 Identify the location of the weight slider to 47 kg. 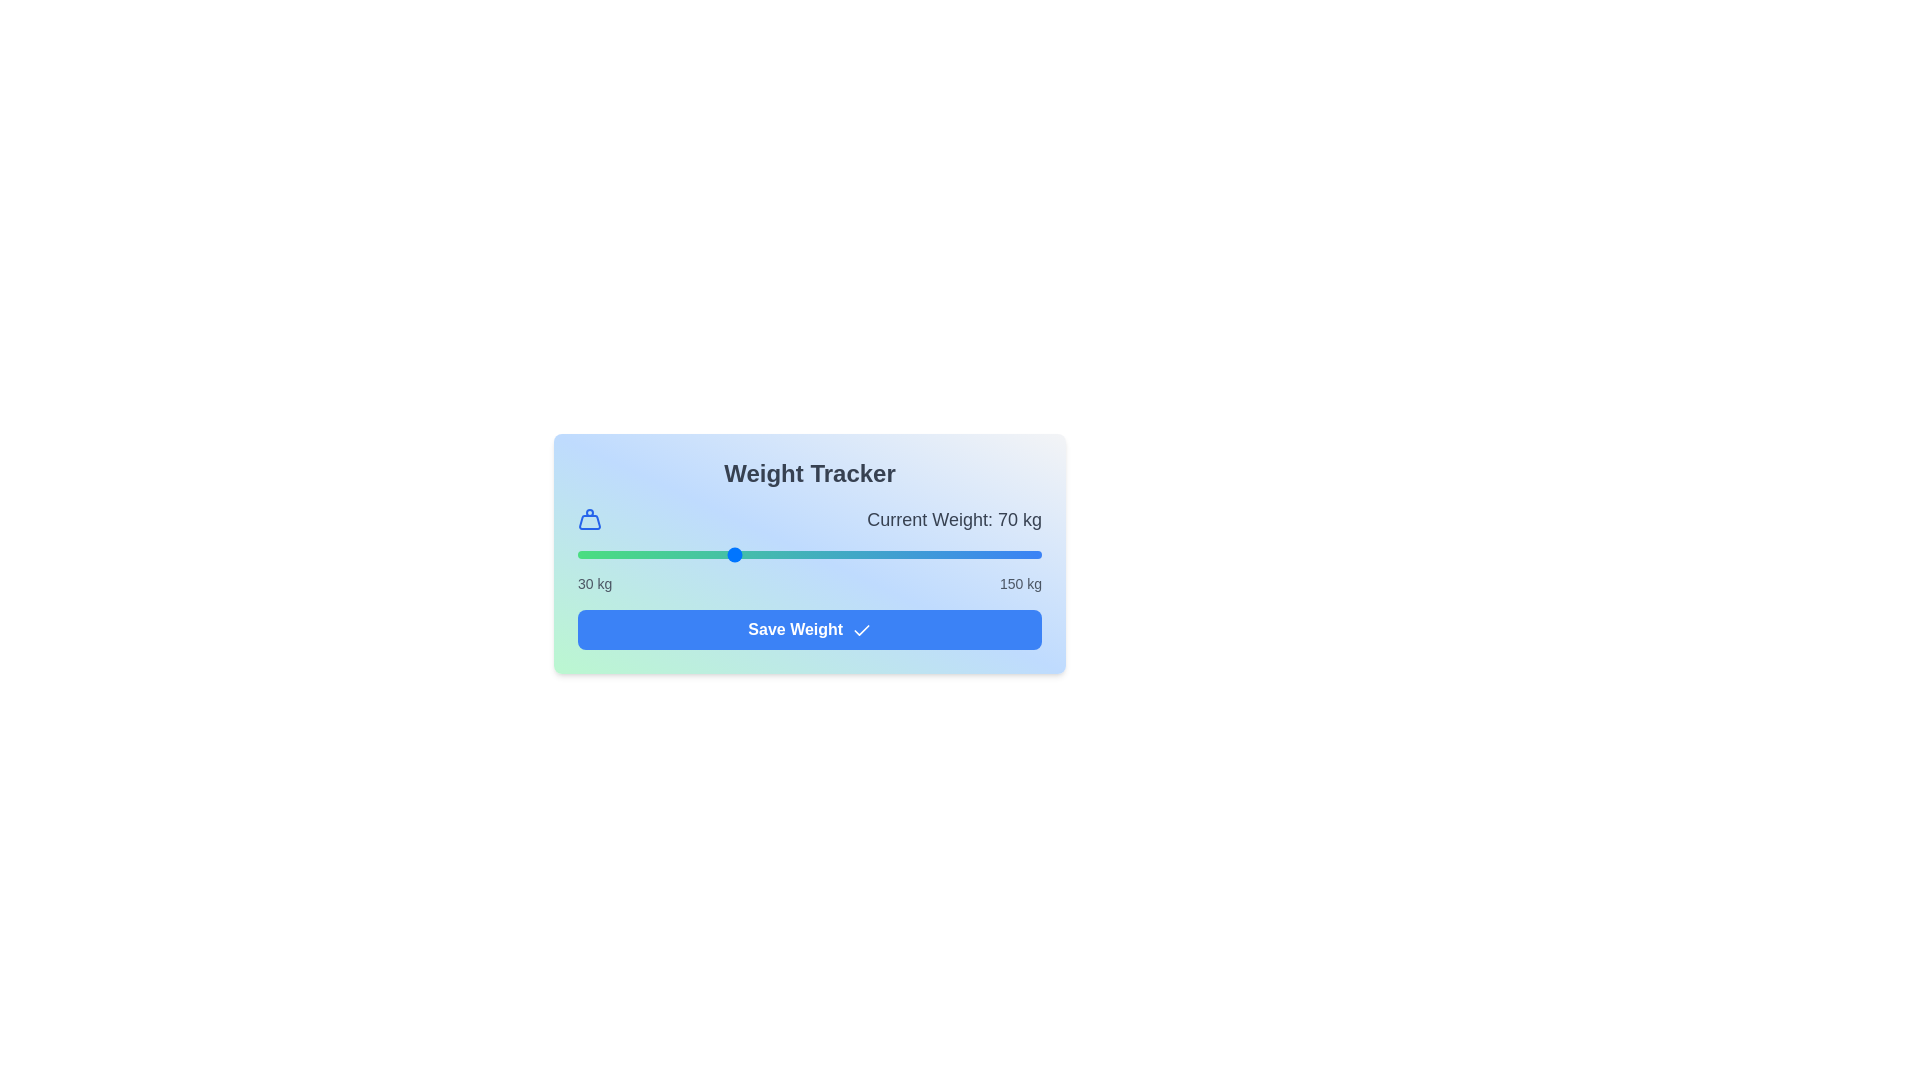
(643, 555).